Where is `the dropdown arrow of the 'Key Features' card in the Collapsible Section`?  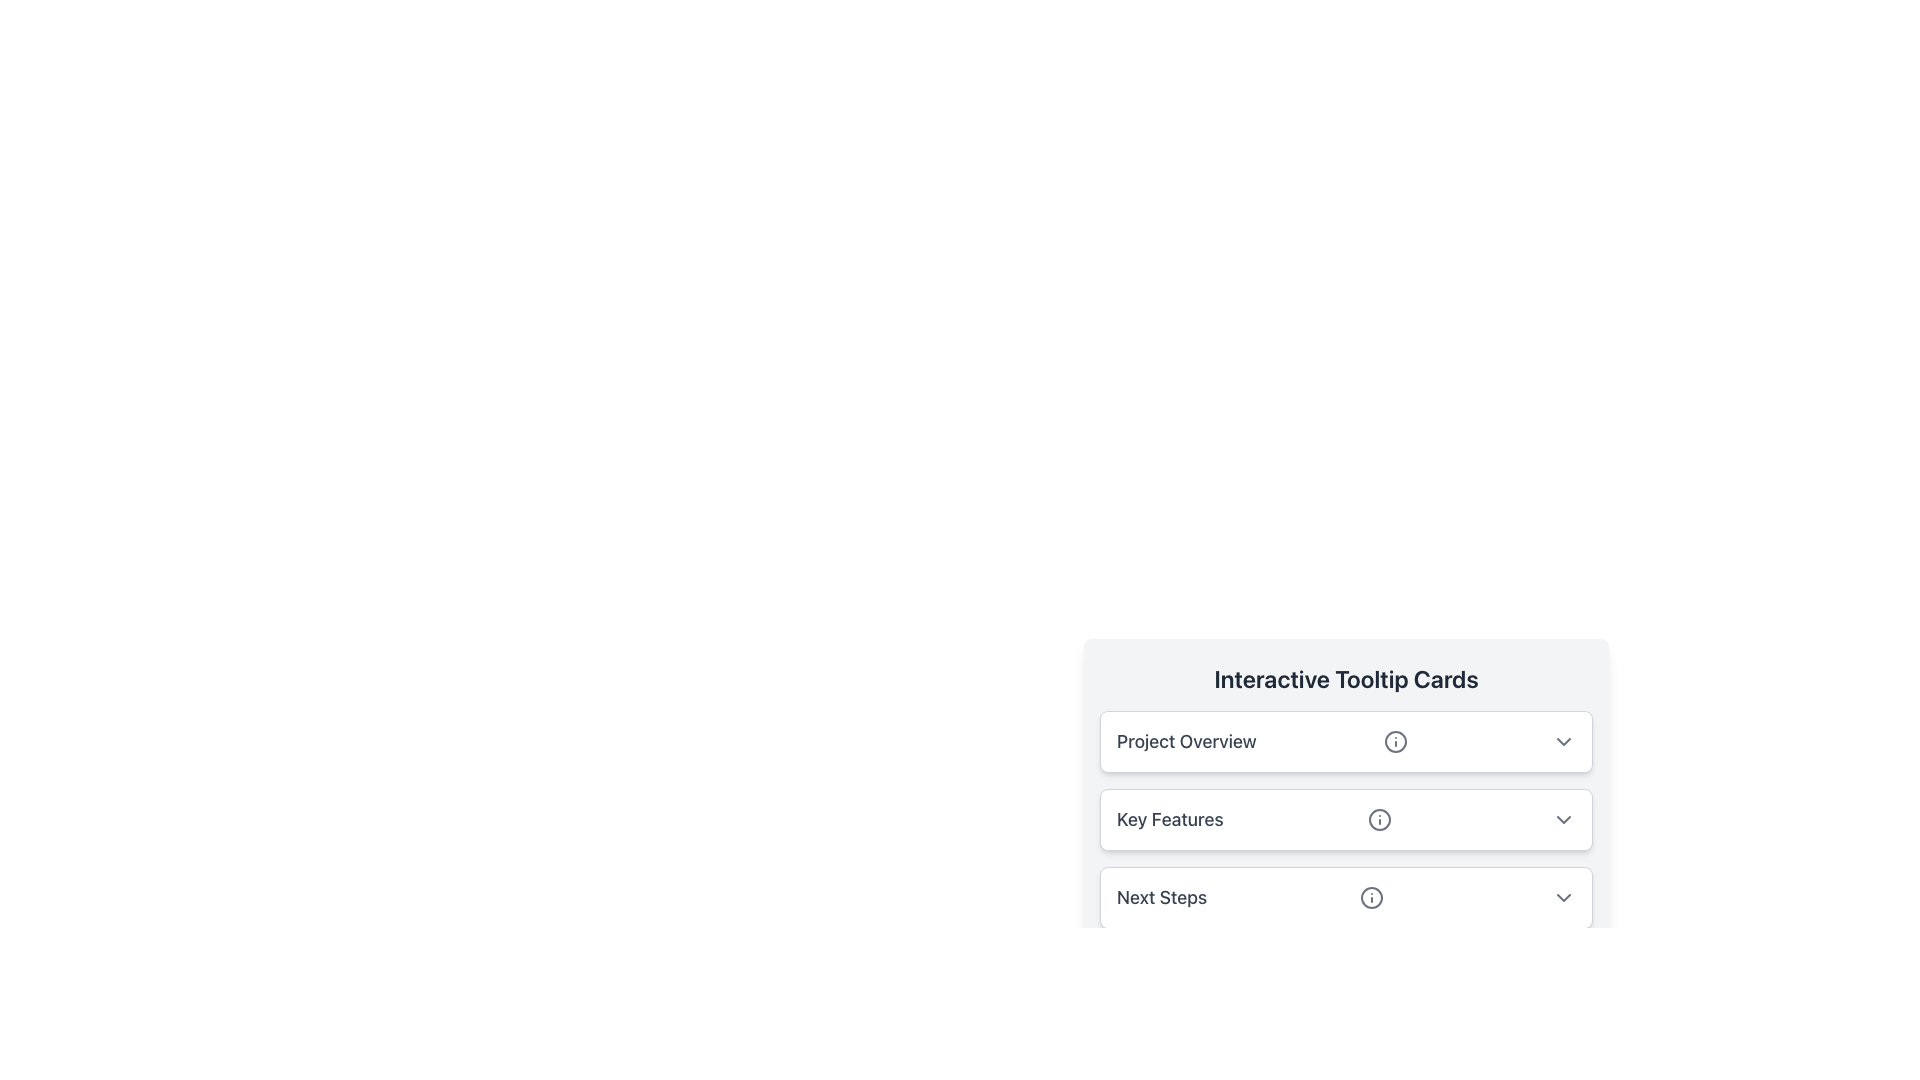
the dropdown arrow of the 'Key Features' card in the Collapsible Section is located at coordinates (1346, 820).